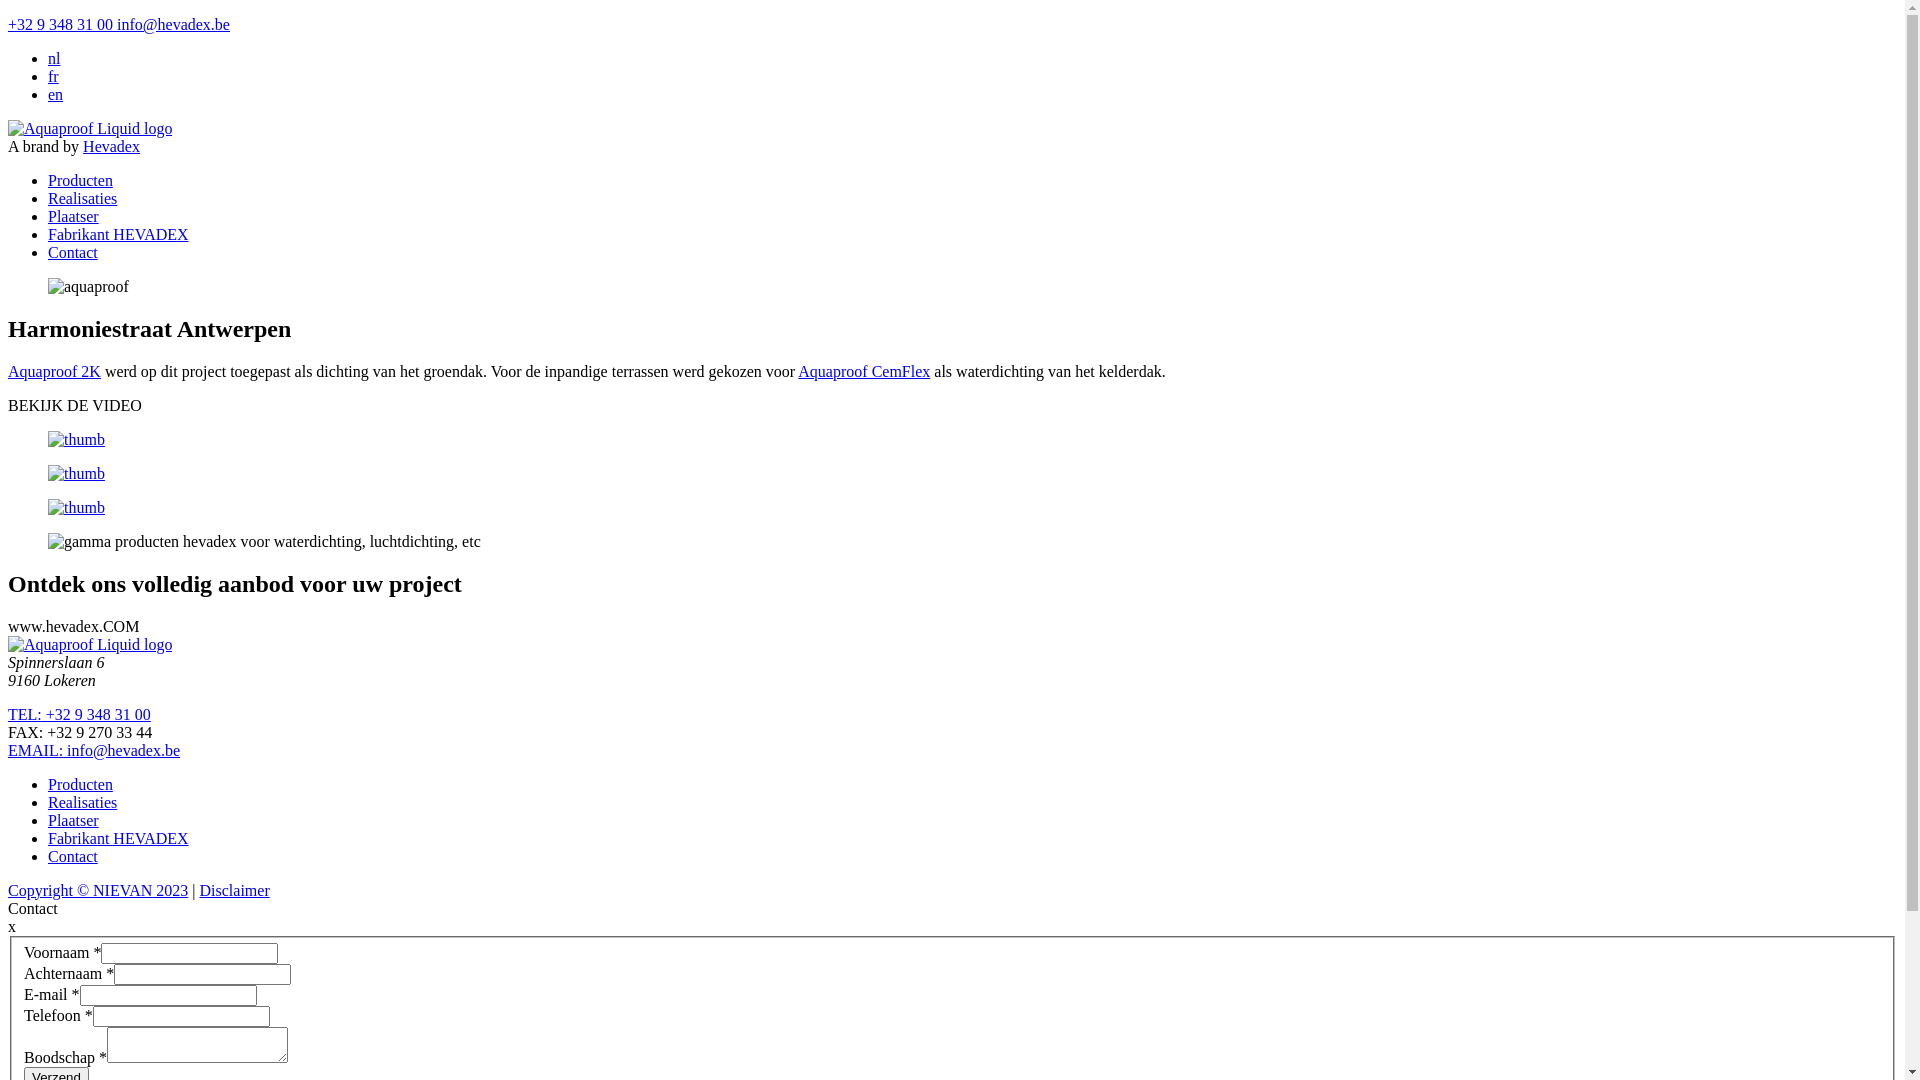 This screenshot has width=1920, height=1080. What do you see at coordinates (8, 750) in the screenshot?
I see `'EMAIL: info@hevadex.be'` at bounding box center [8, 750].